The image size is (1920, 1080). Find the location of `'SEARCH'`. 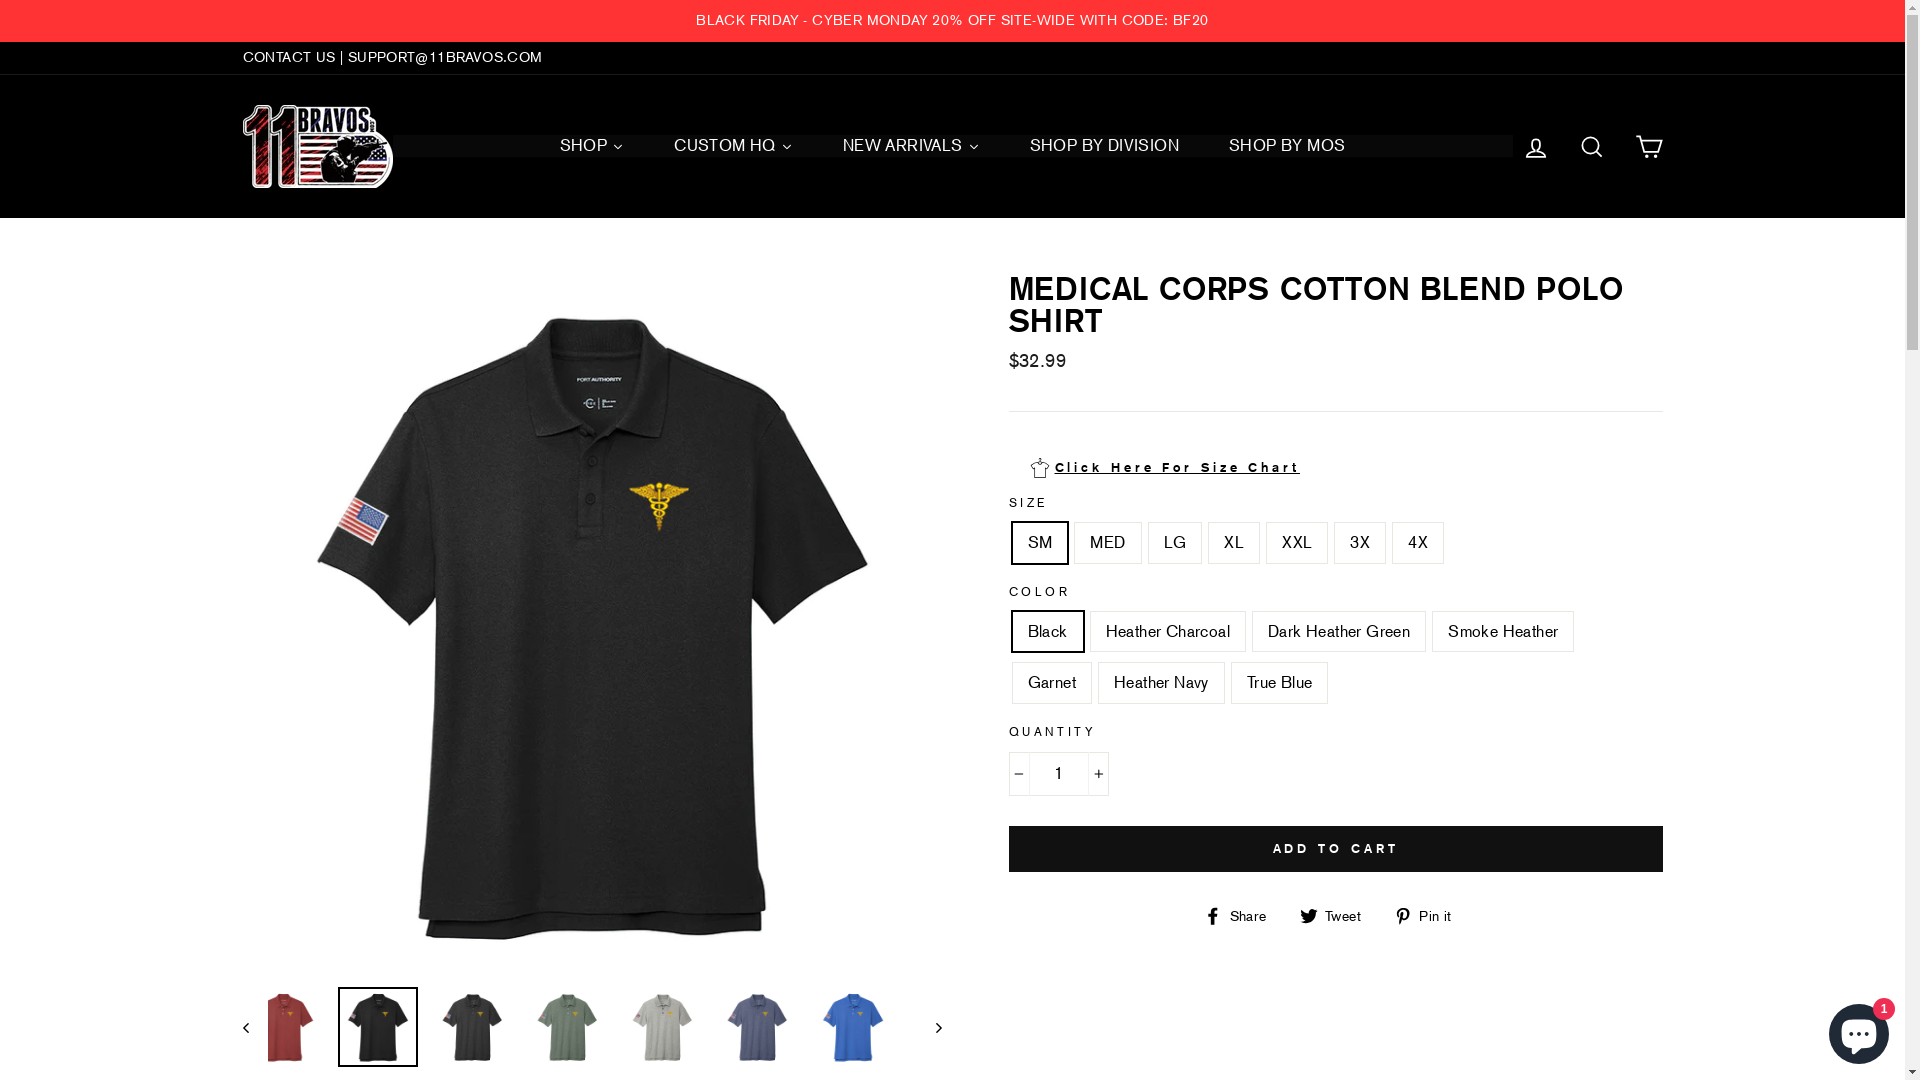

'SEARCH' is located at coordinates (1591, 145).